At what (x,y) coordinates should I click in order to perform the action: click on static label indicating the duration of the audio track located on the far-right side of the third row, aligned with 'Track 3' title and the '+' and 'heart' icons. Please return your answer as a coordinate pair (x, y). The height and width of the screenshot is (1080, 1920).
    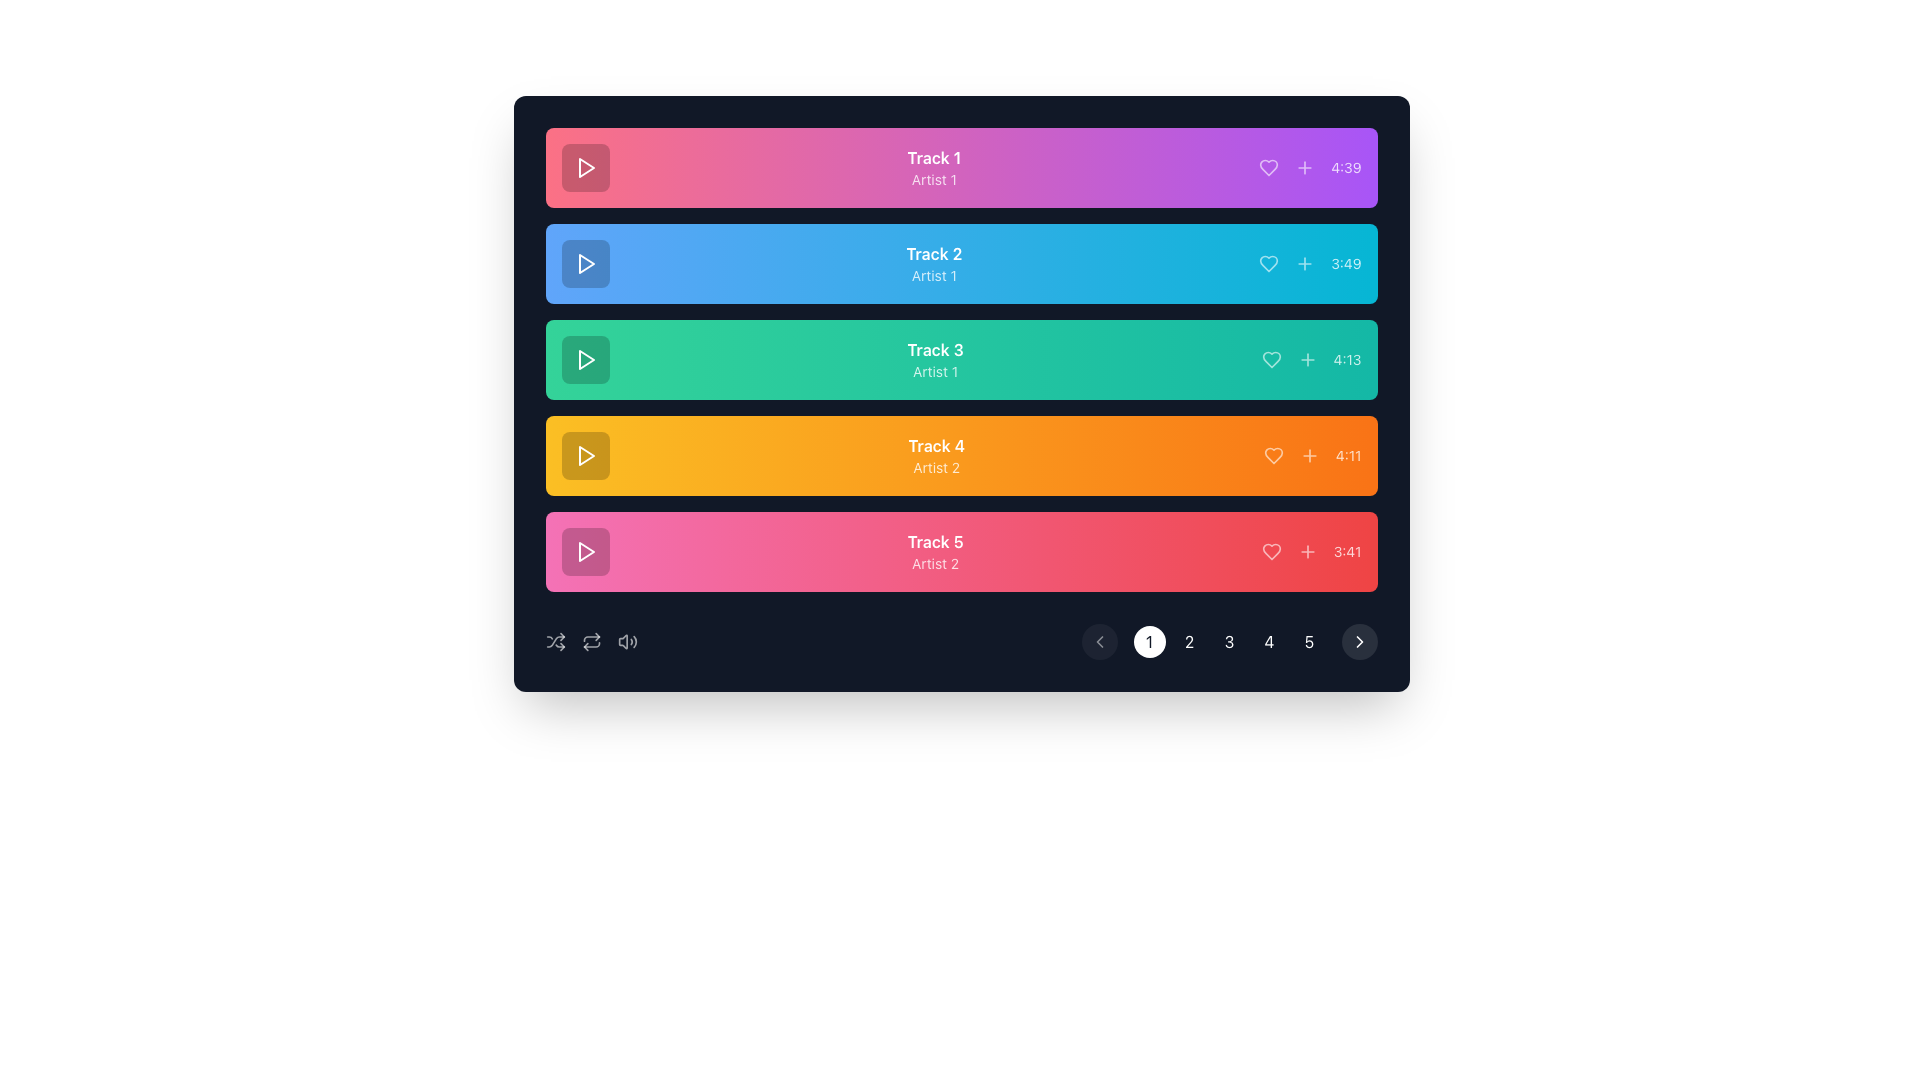
    Looking at the image, I should click on (1347, 358).